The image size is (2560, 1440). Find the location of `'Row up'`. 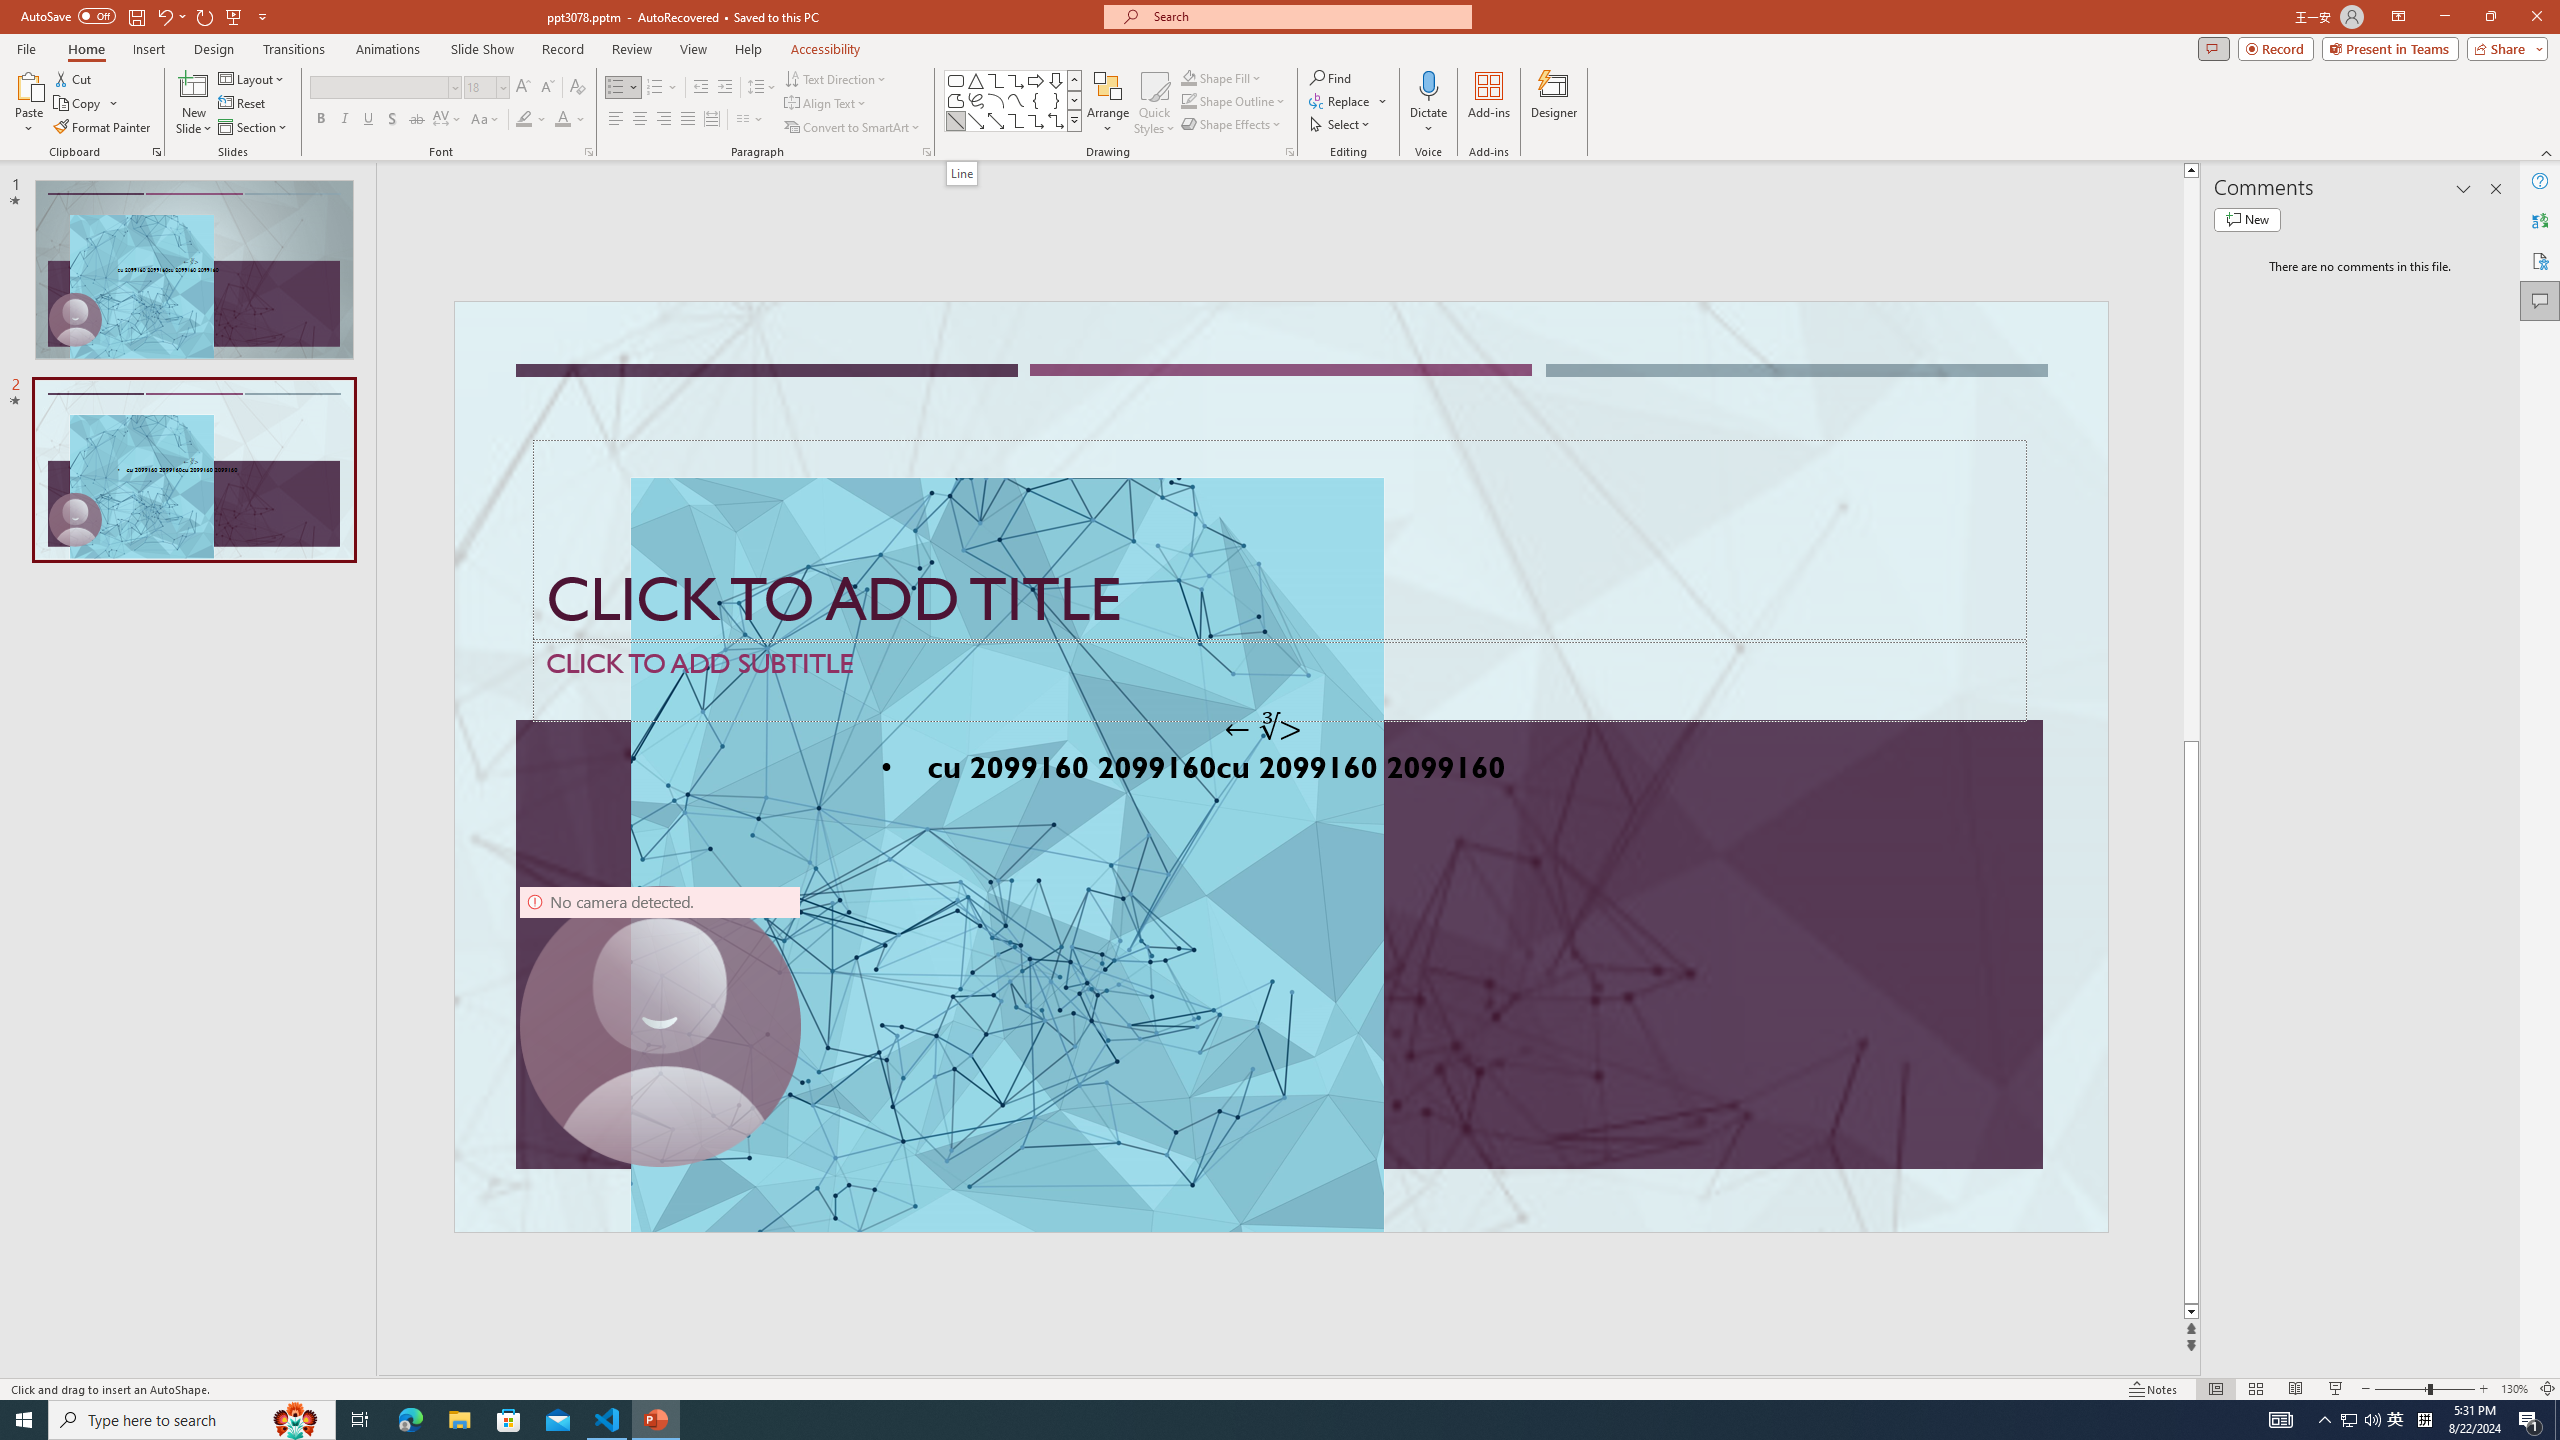

'Row up' is located at coordinates (1075, 80).